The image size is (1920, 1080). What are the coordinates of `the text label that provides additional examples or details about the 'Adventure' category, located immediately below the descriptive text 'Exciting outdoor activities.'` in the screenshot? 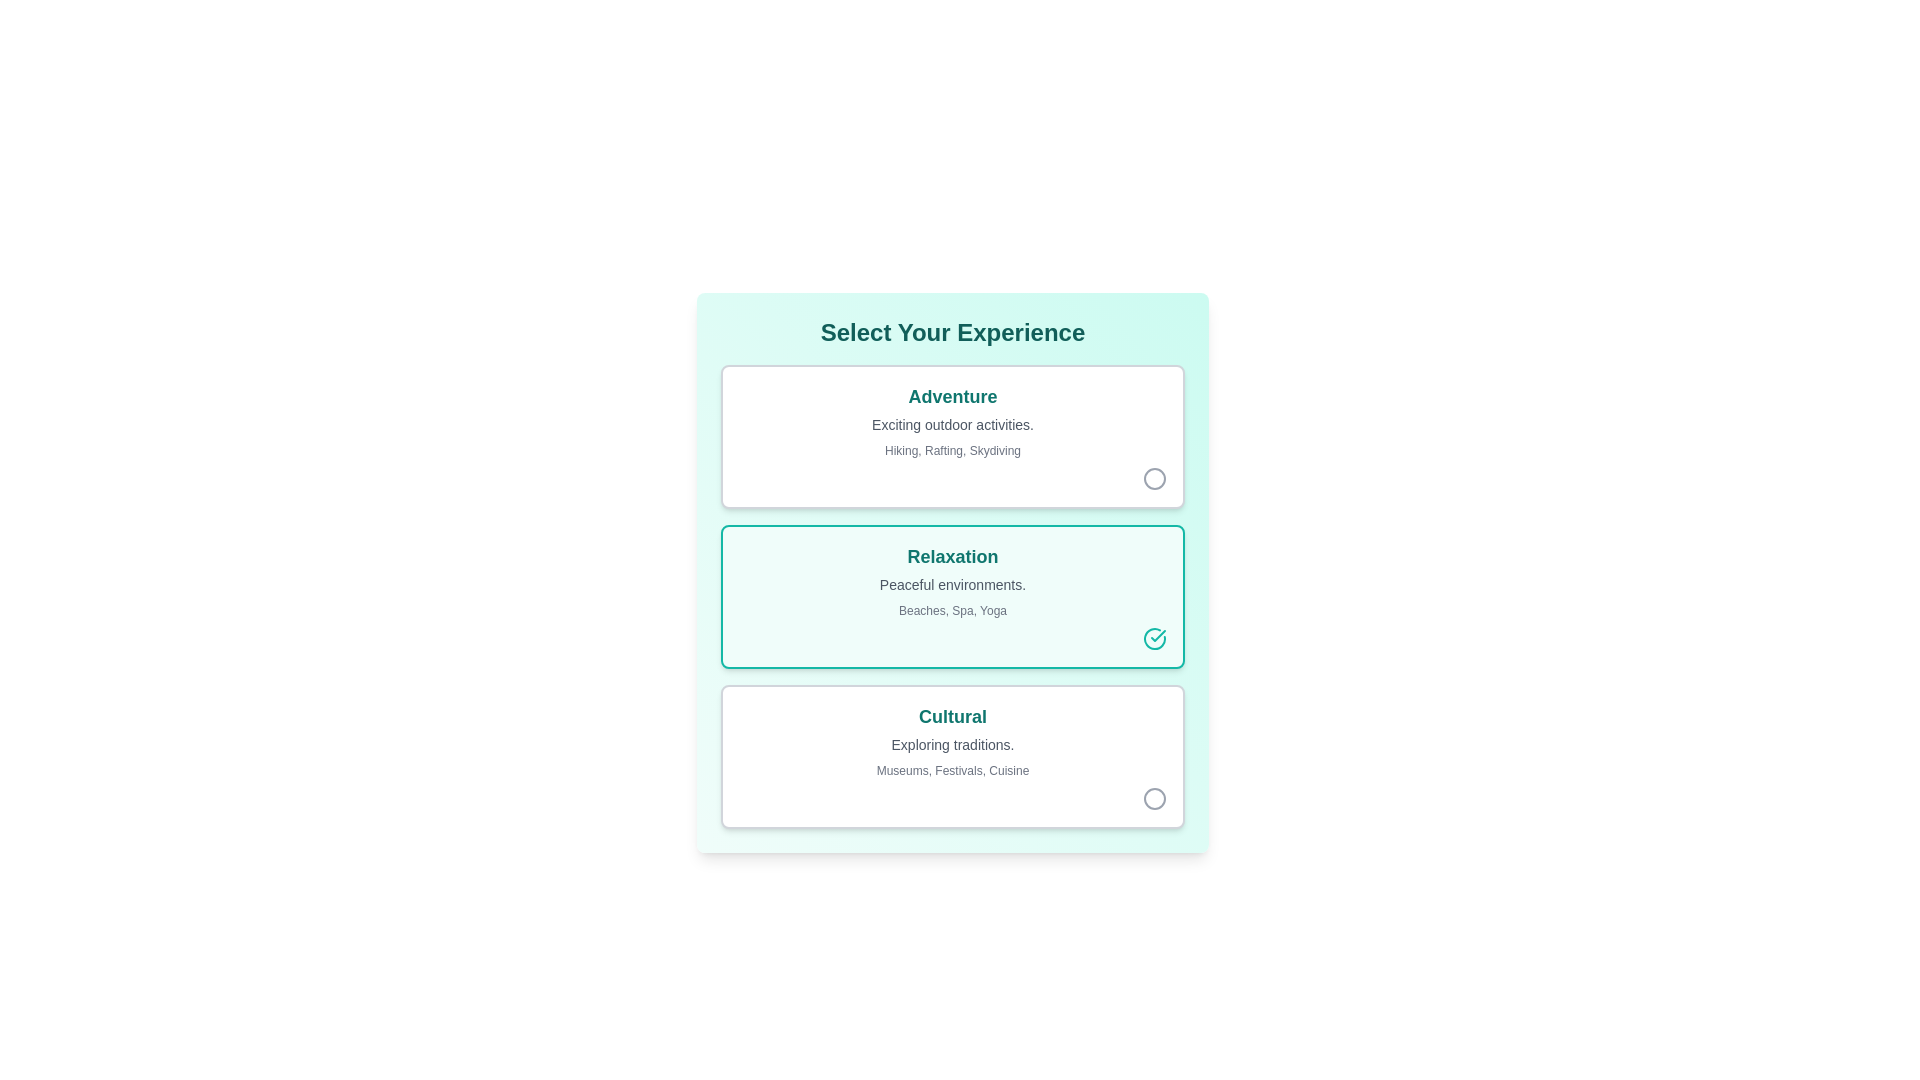 It's located at (952, 451).